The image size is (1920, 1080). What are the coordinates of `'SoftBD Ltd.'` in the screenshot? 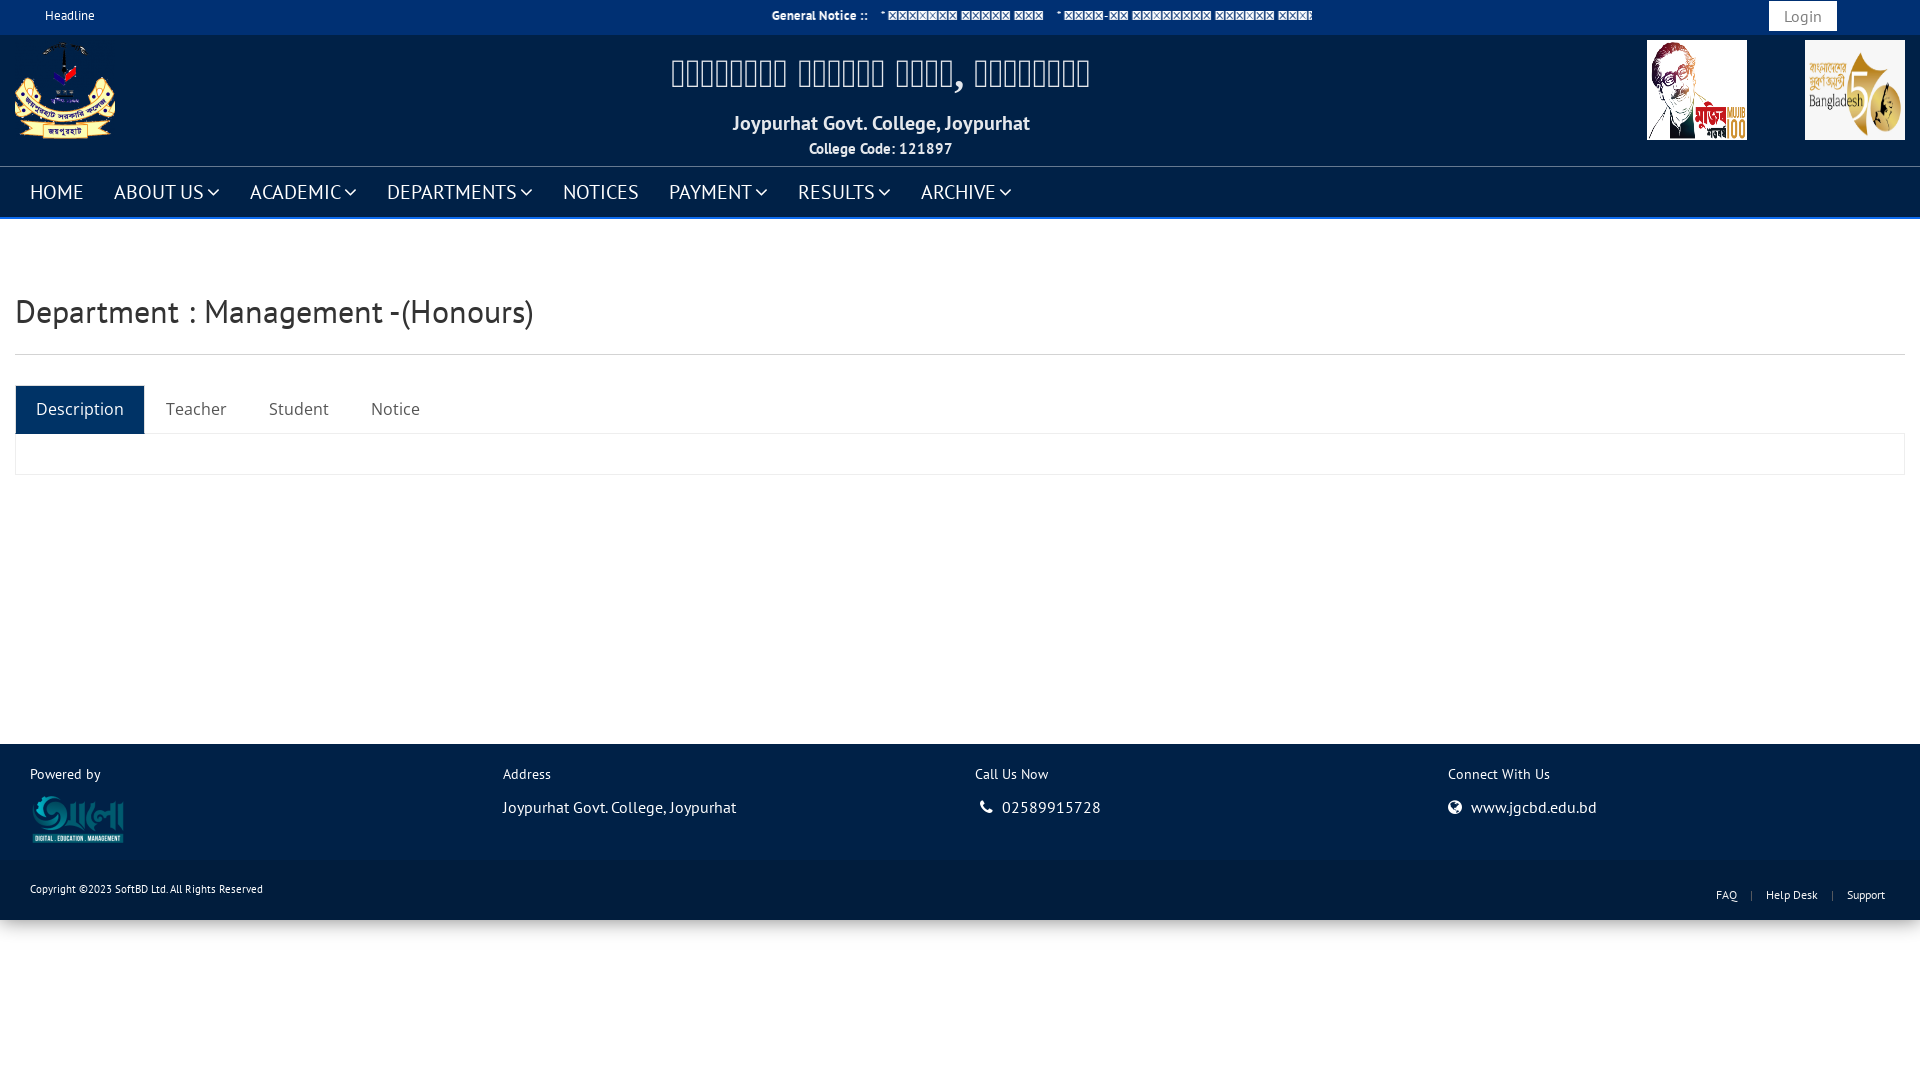 It's located at (114, 887).